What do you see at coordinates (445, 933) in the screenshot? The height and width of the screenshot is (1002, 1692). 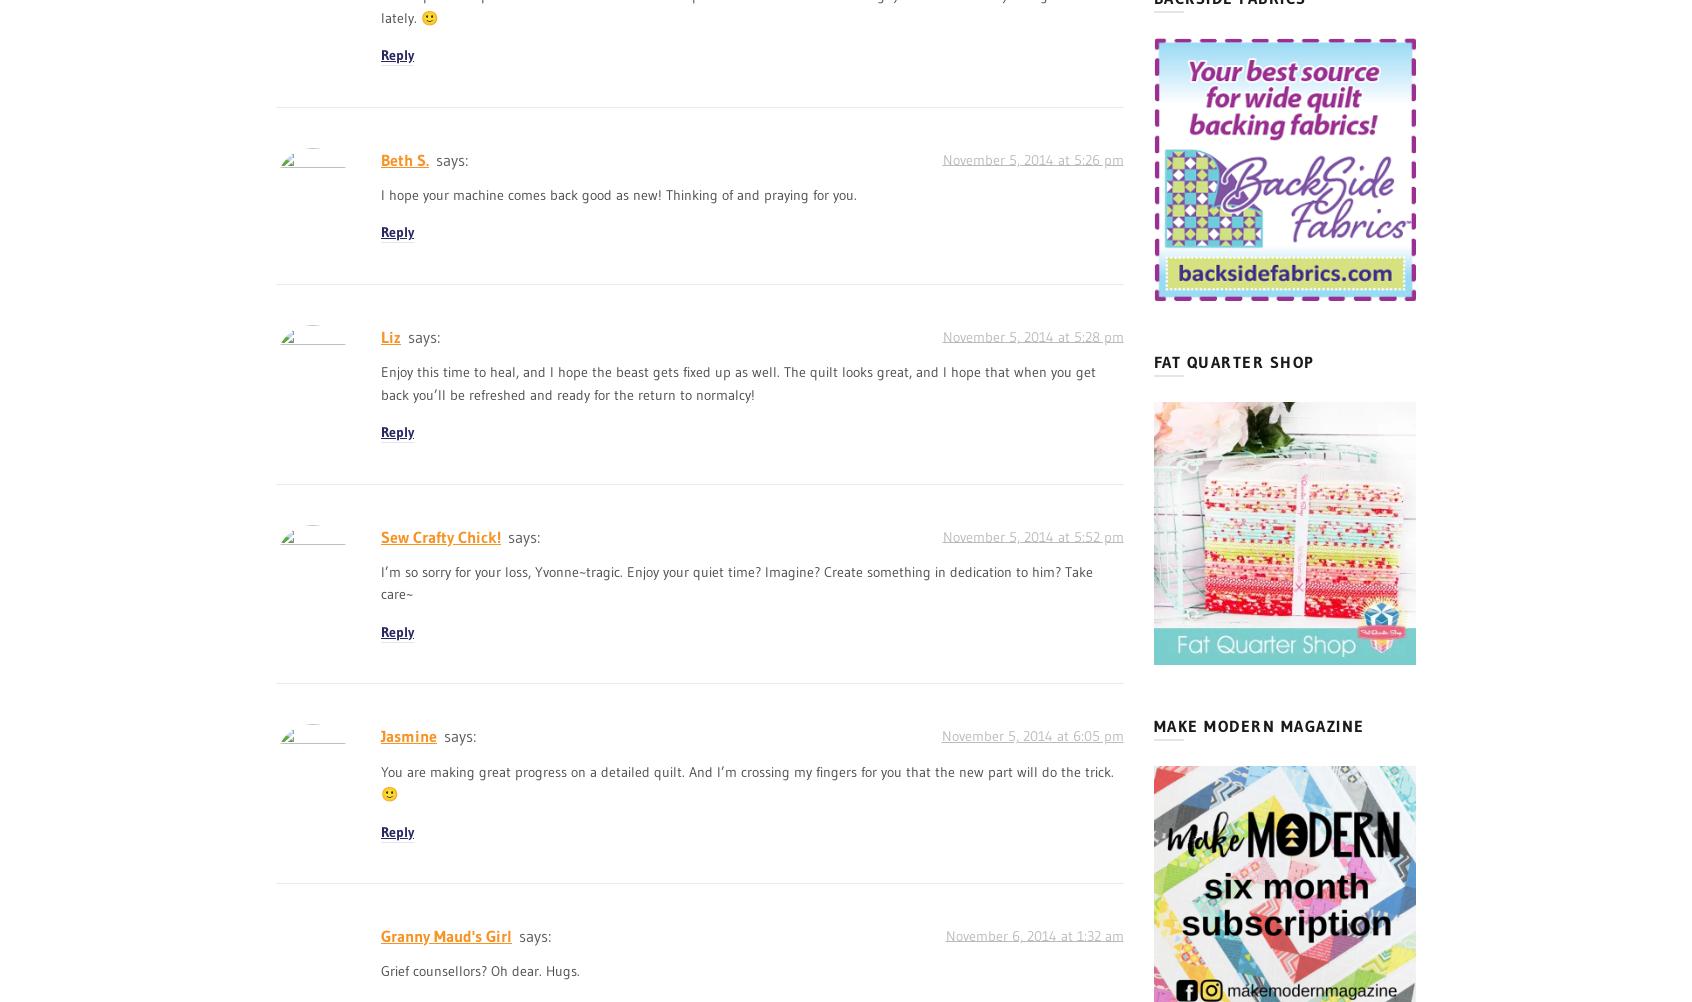 I see `'Granny Maud's Girl'` at bounding box center [445, 933].